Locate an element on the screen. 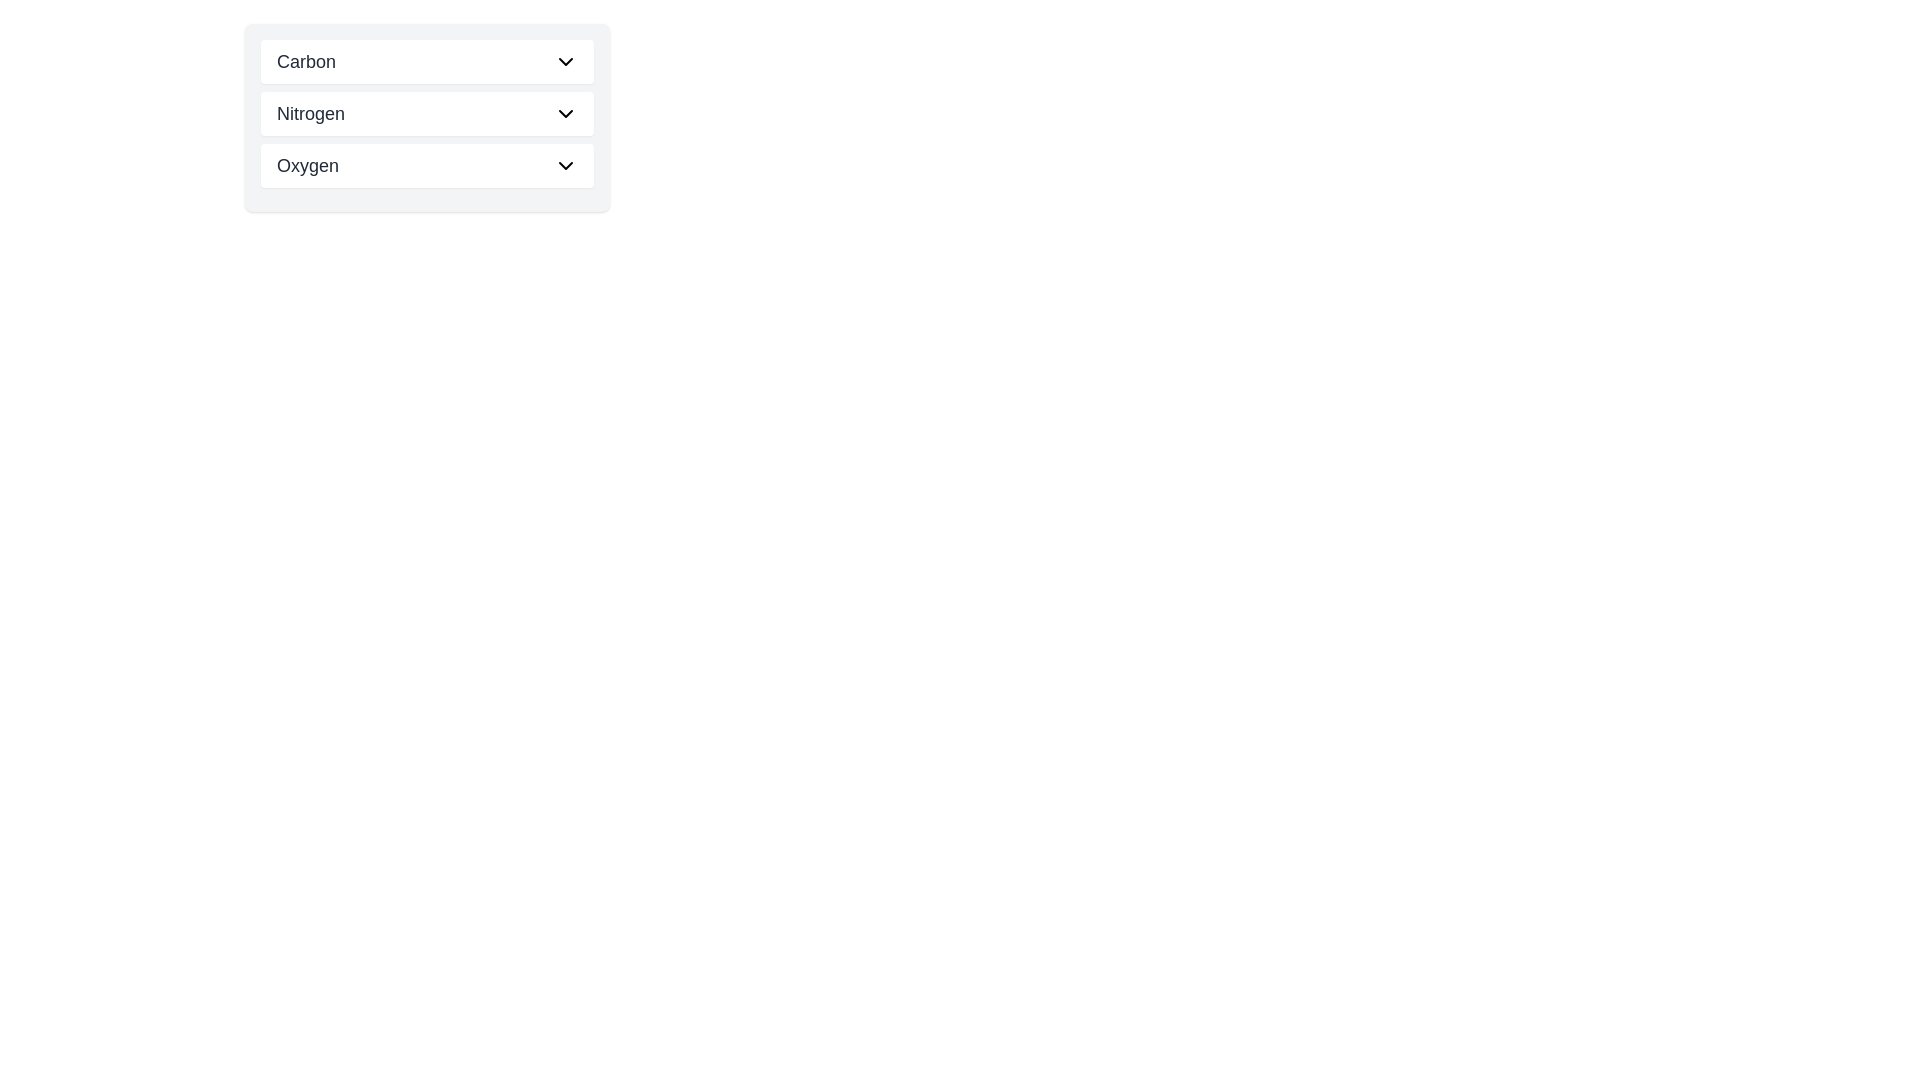  the 'Carbon' dropdown menu for keyboard interaction by clicking on it is located at coordinates (426, 60).